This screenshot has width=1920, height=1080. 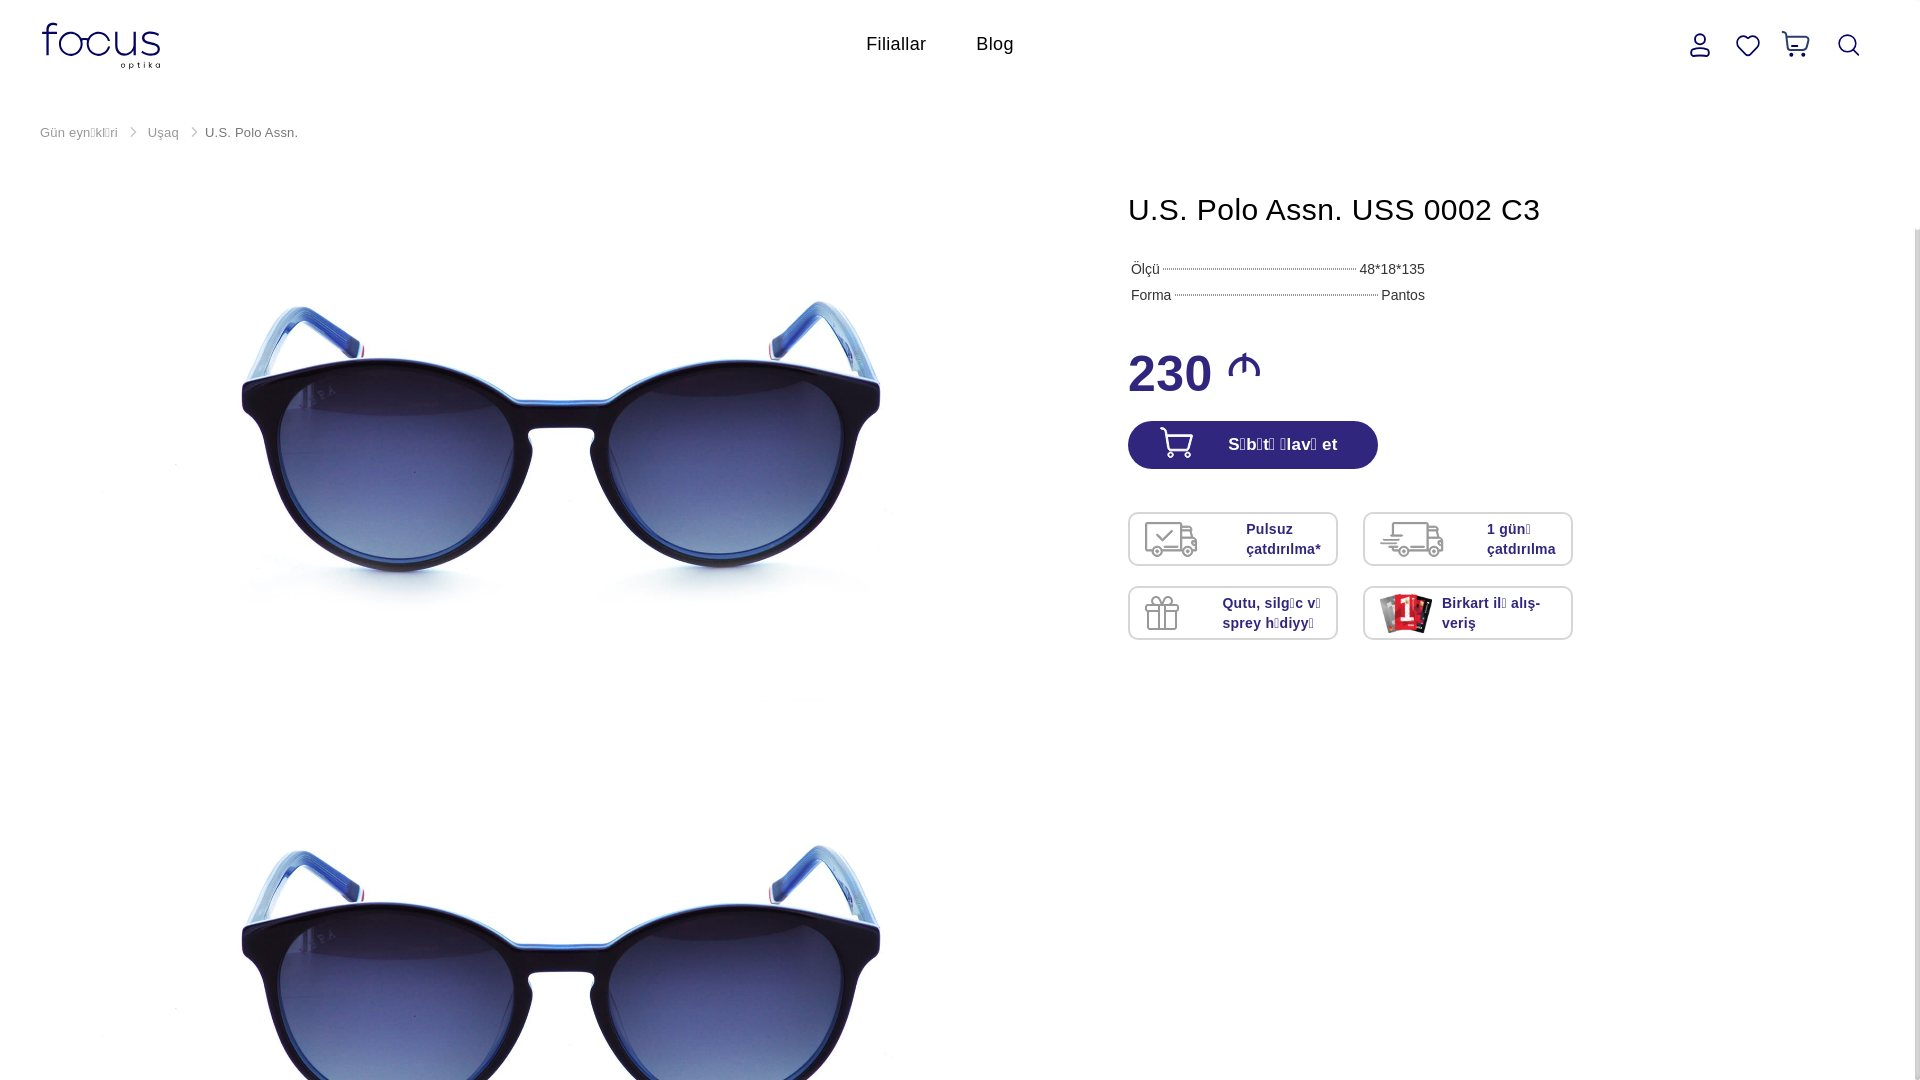 What do you see at coordinates (895, 43) in the screenshot?
I see `'Filiallar'` at bounding box center [895, 43].